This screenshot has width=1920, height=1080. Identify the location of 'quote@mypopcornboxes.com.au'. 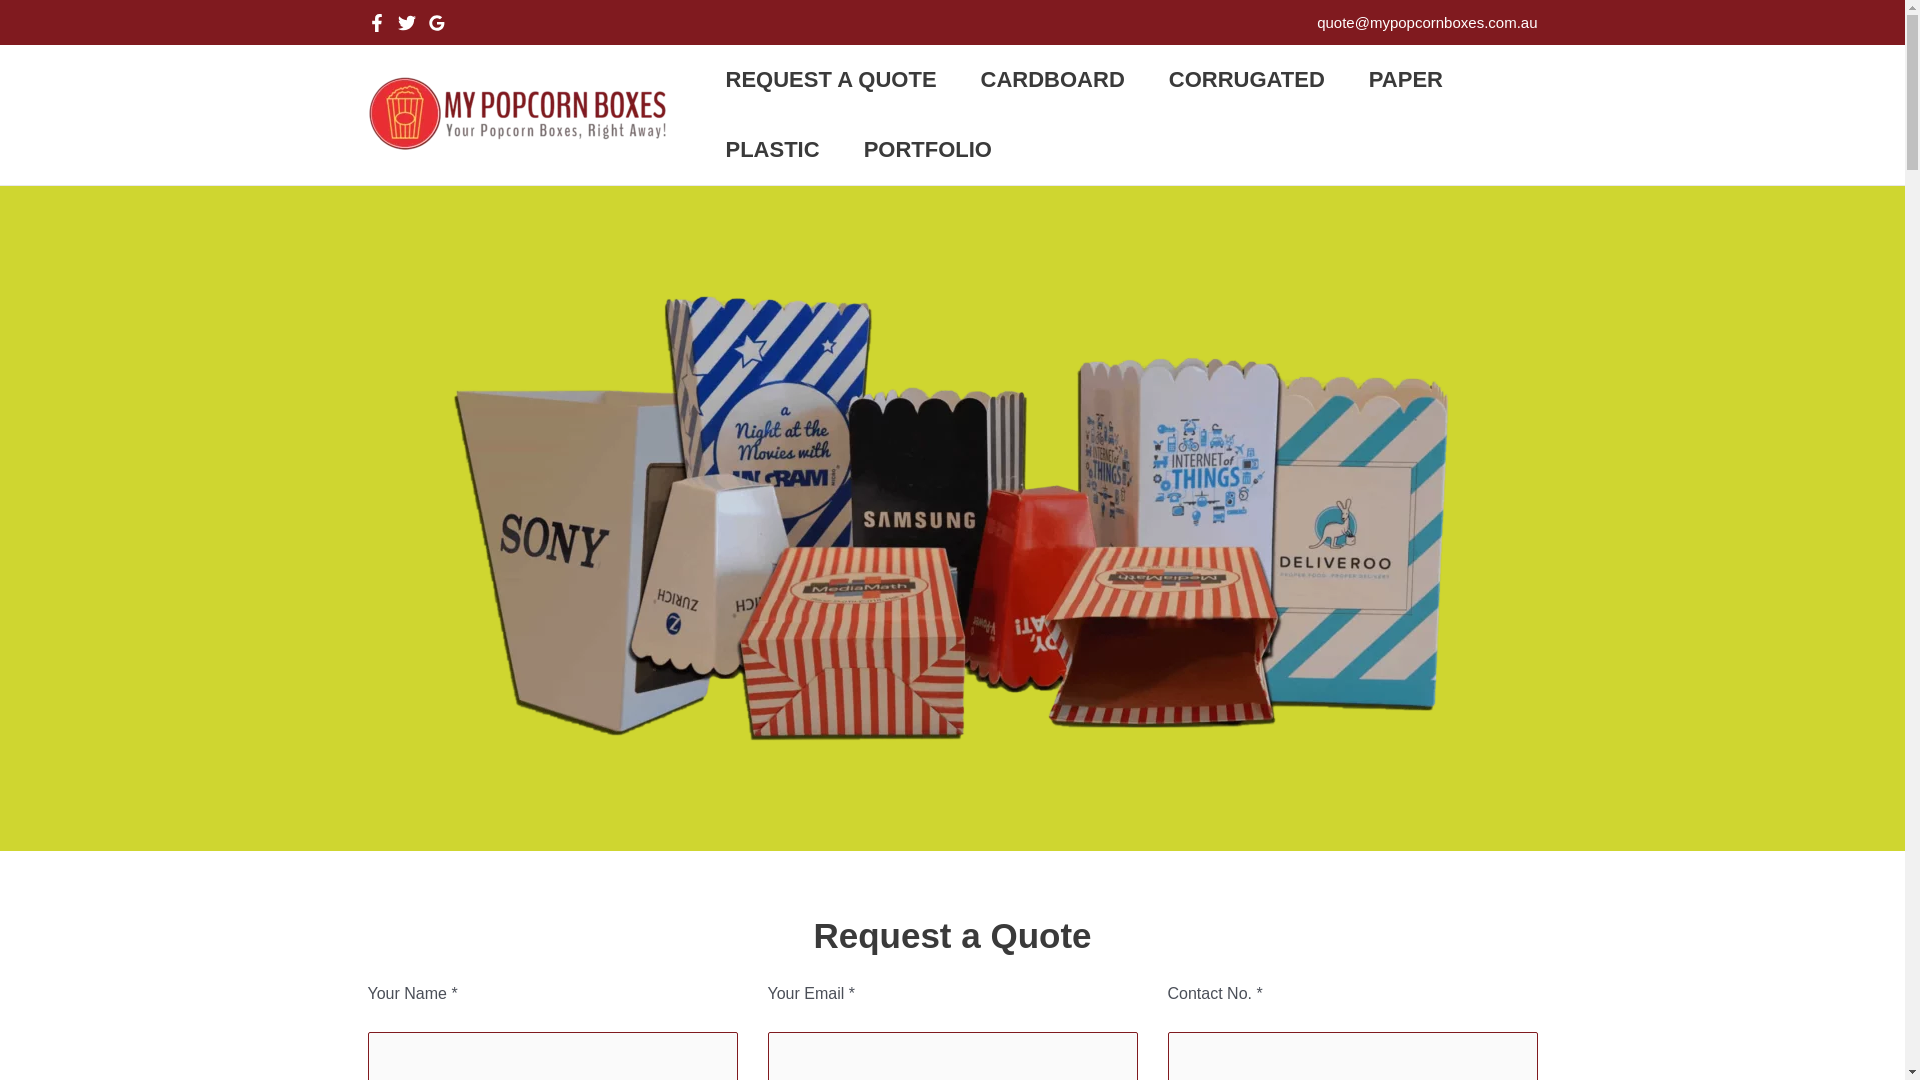
(1316, 22).